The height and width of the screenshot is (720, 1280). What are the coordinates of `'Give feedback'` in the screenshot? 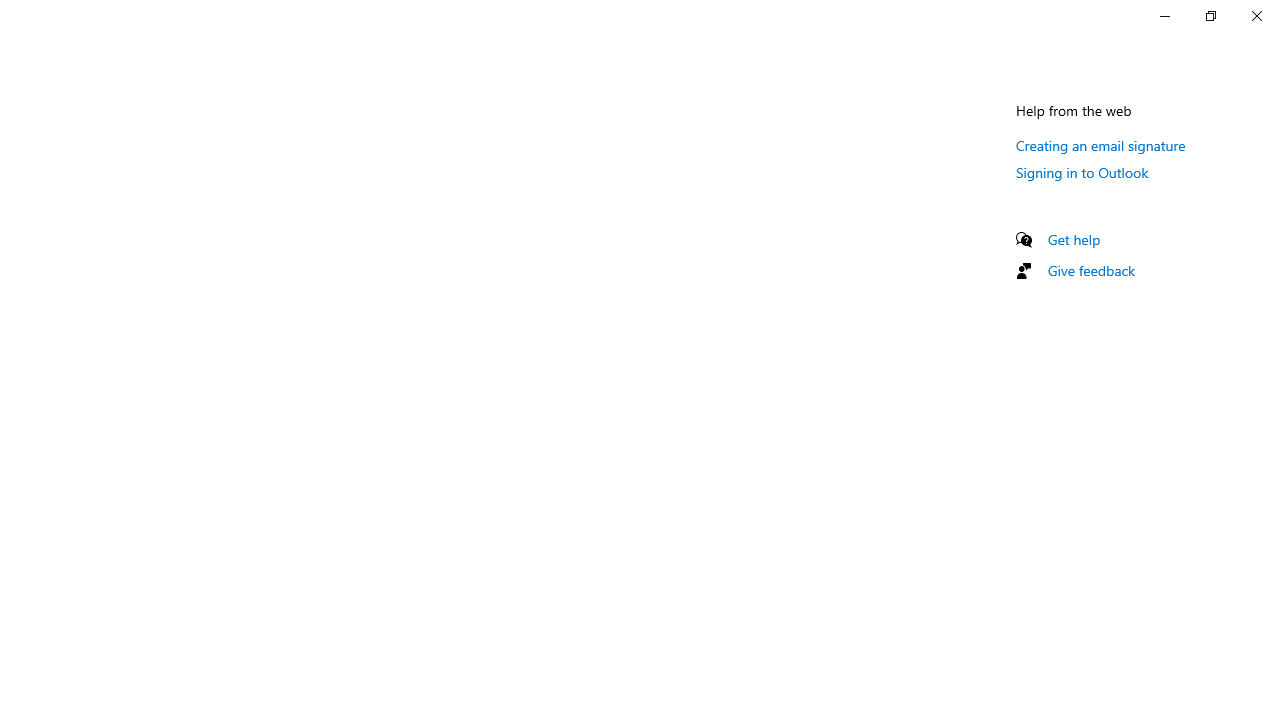 It's located at (1090, 270).